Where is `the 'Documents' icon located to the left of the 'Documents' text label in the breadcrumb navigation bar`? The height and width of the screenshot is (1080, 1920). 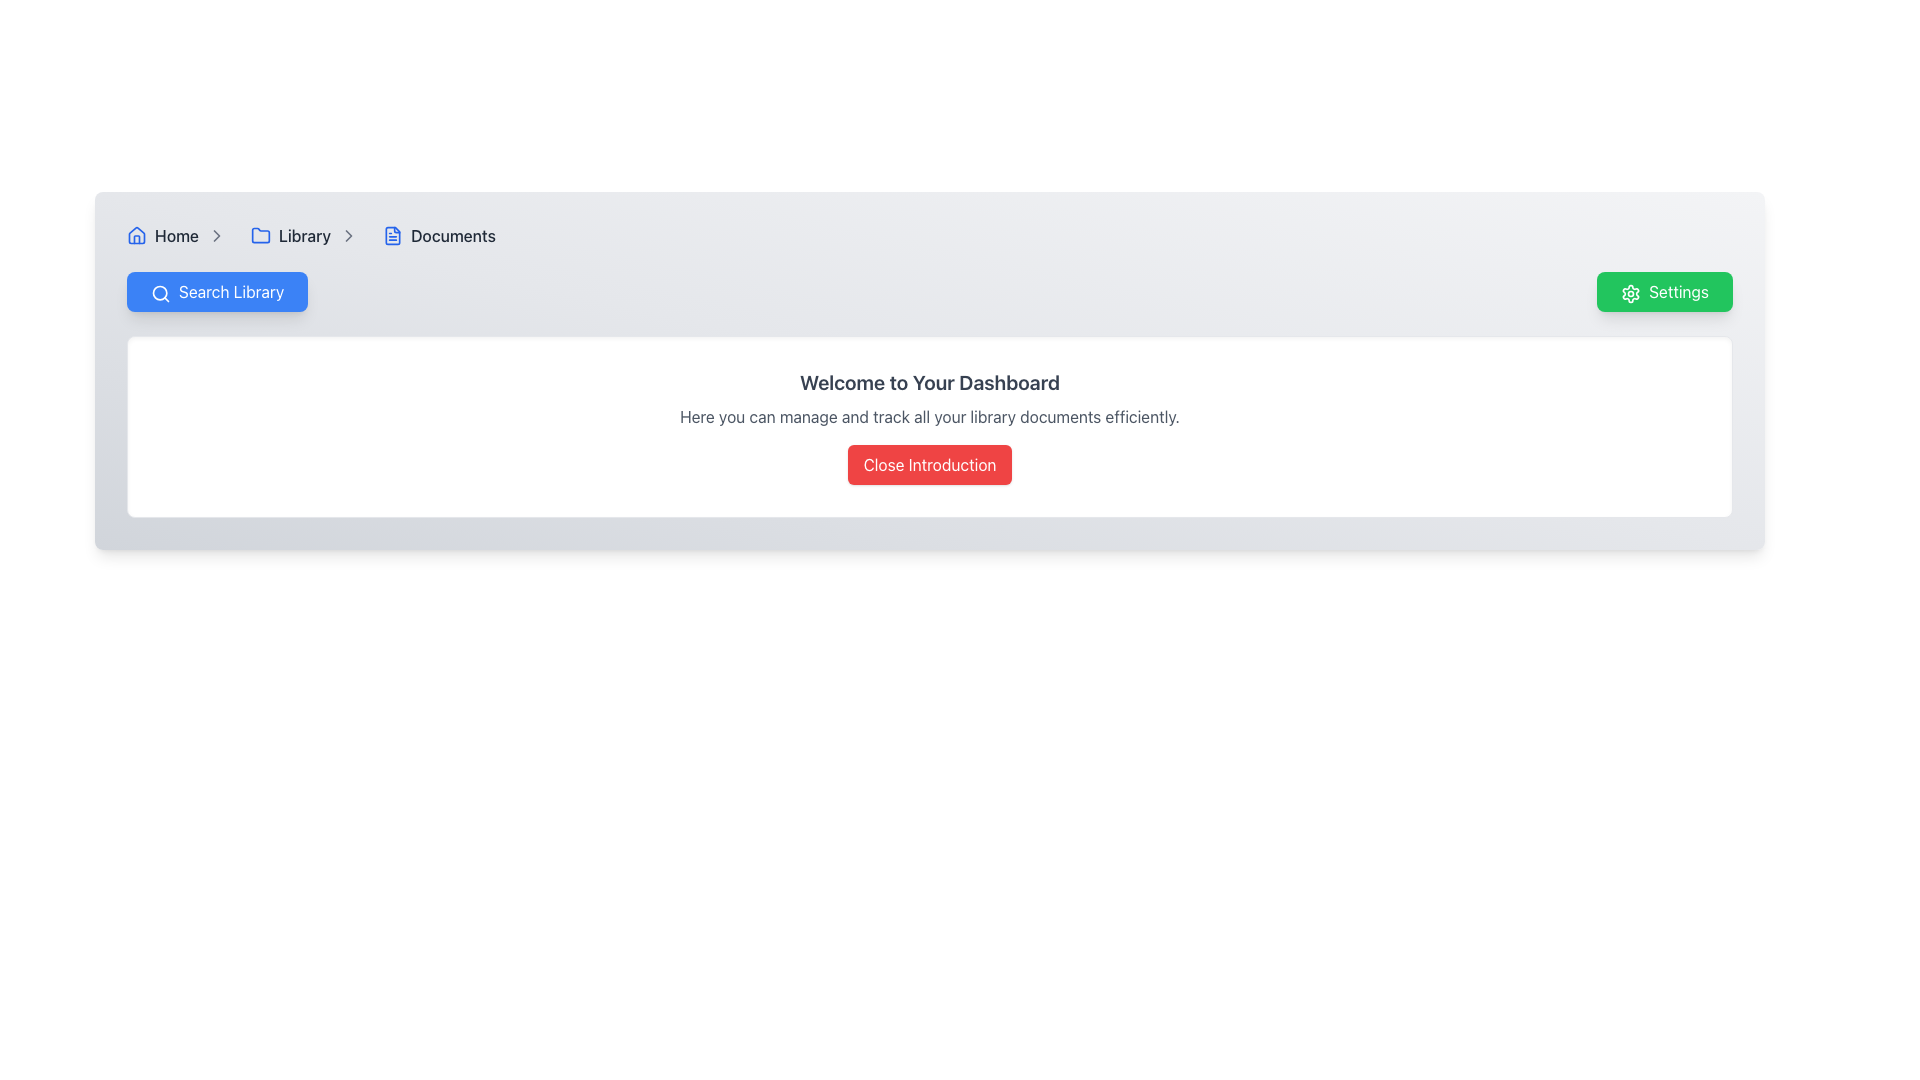
the 'Documents' icon located to the left of the 'Documents' text label in the breadcrumb navigation bar is located at coordinates (393, 234).